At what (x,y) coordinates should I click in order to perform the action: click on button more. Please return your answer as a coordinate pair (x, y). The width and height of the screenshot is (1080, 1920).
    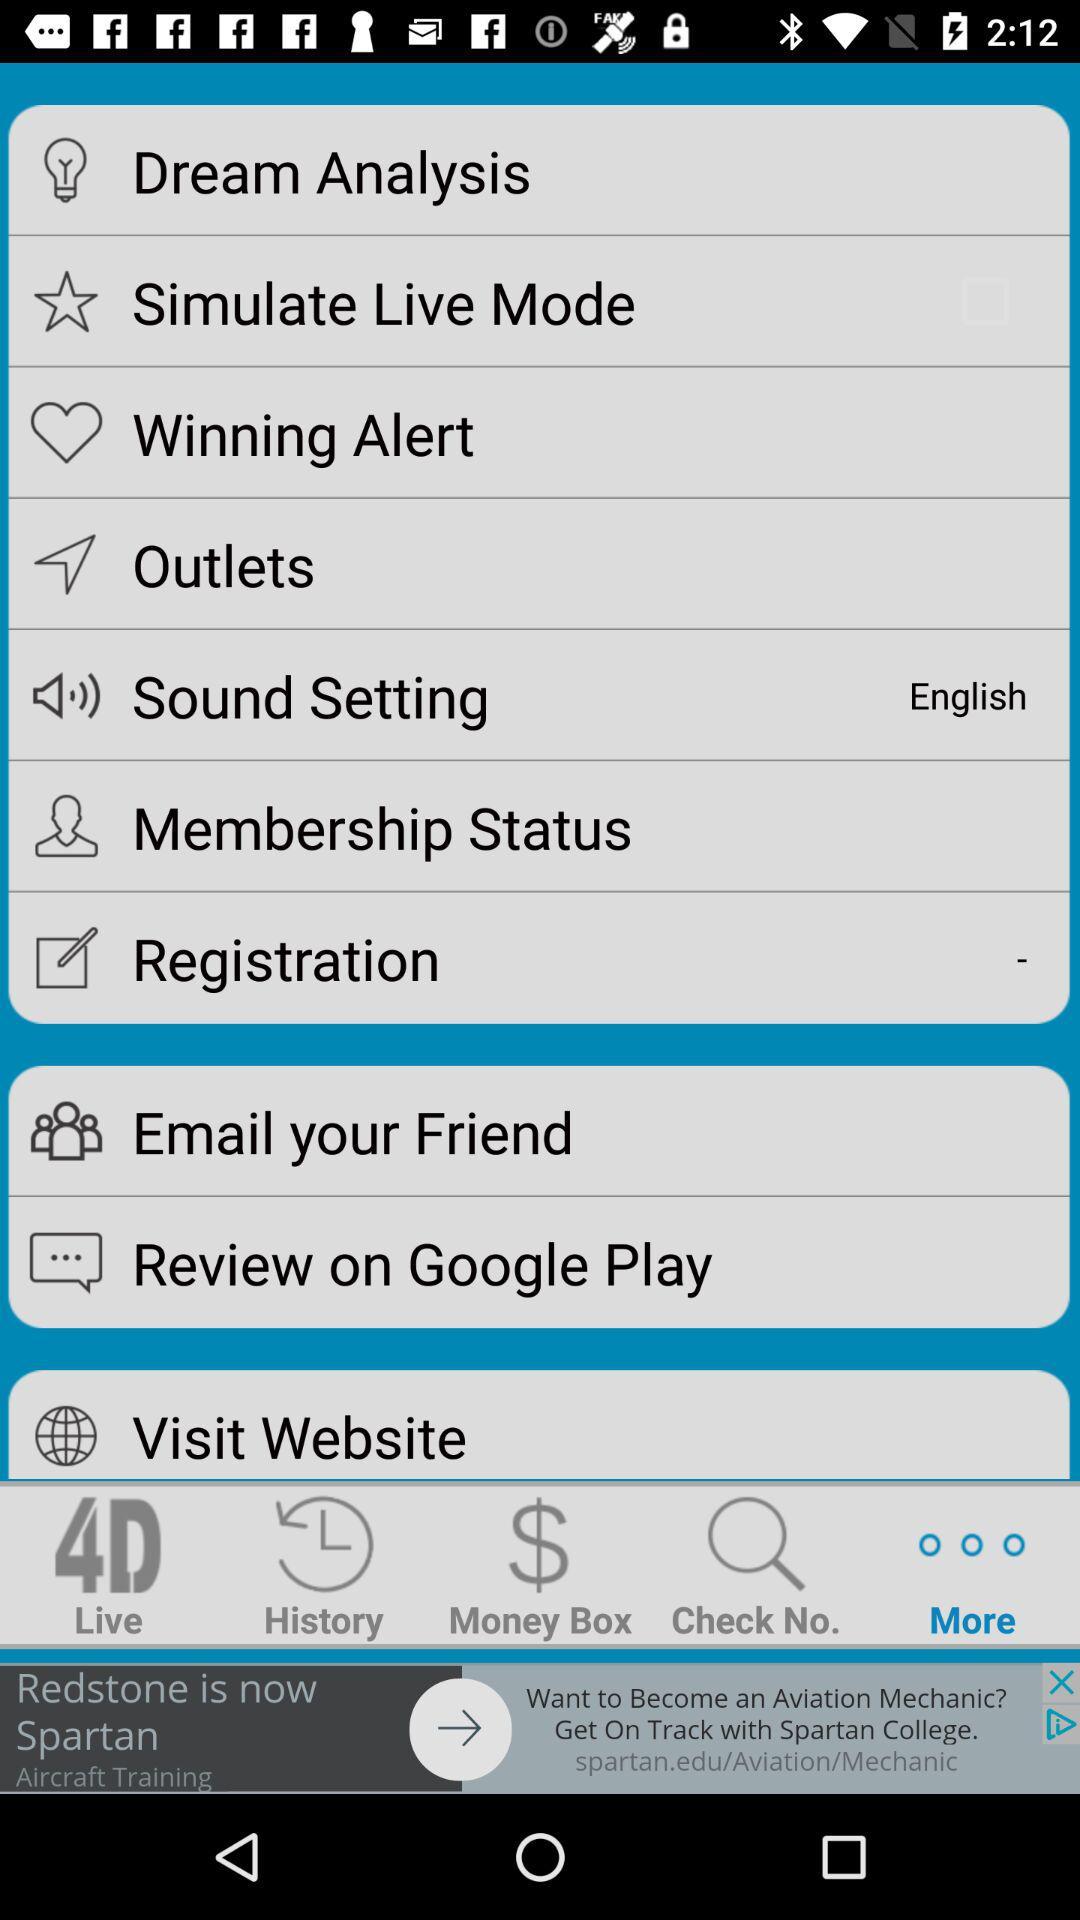
    Looking at the image, I should click on (971, 1564).